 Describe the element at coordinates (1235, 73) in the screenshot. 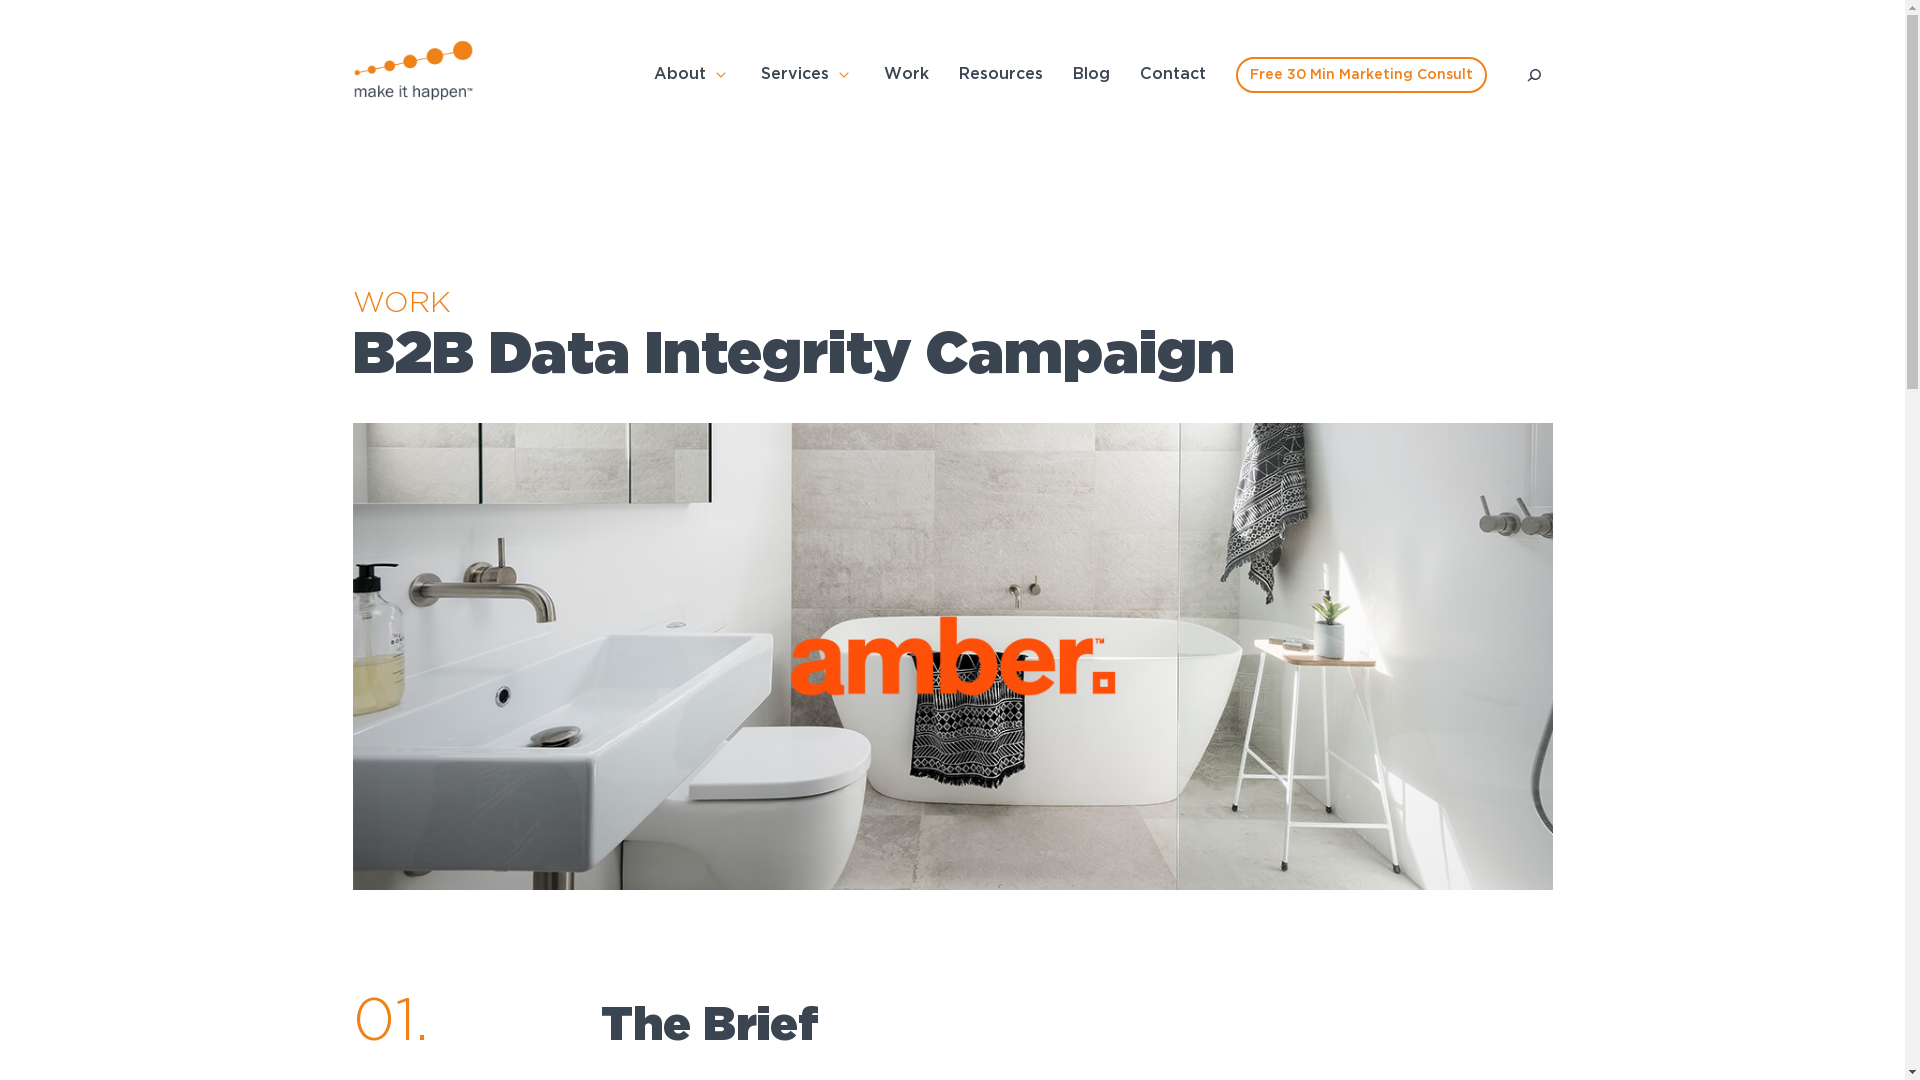

I see `'Free 30 Min Marketing Consult'` at that location.